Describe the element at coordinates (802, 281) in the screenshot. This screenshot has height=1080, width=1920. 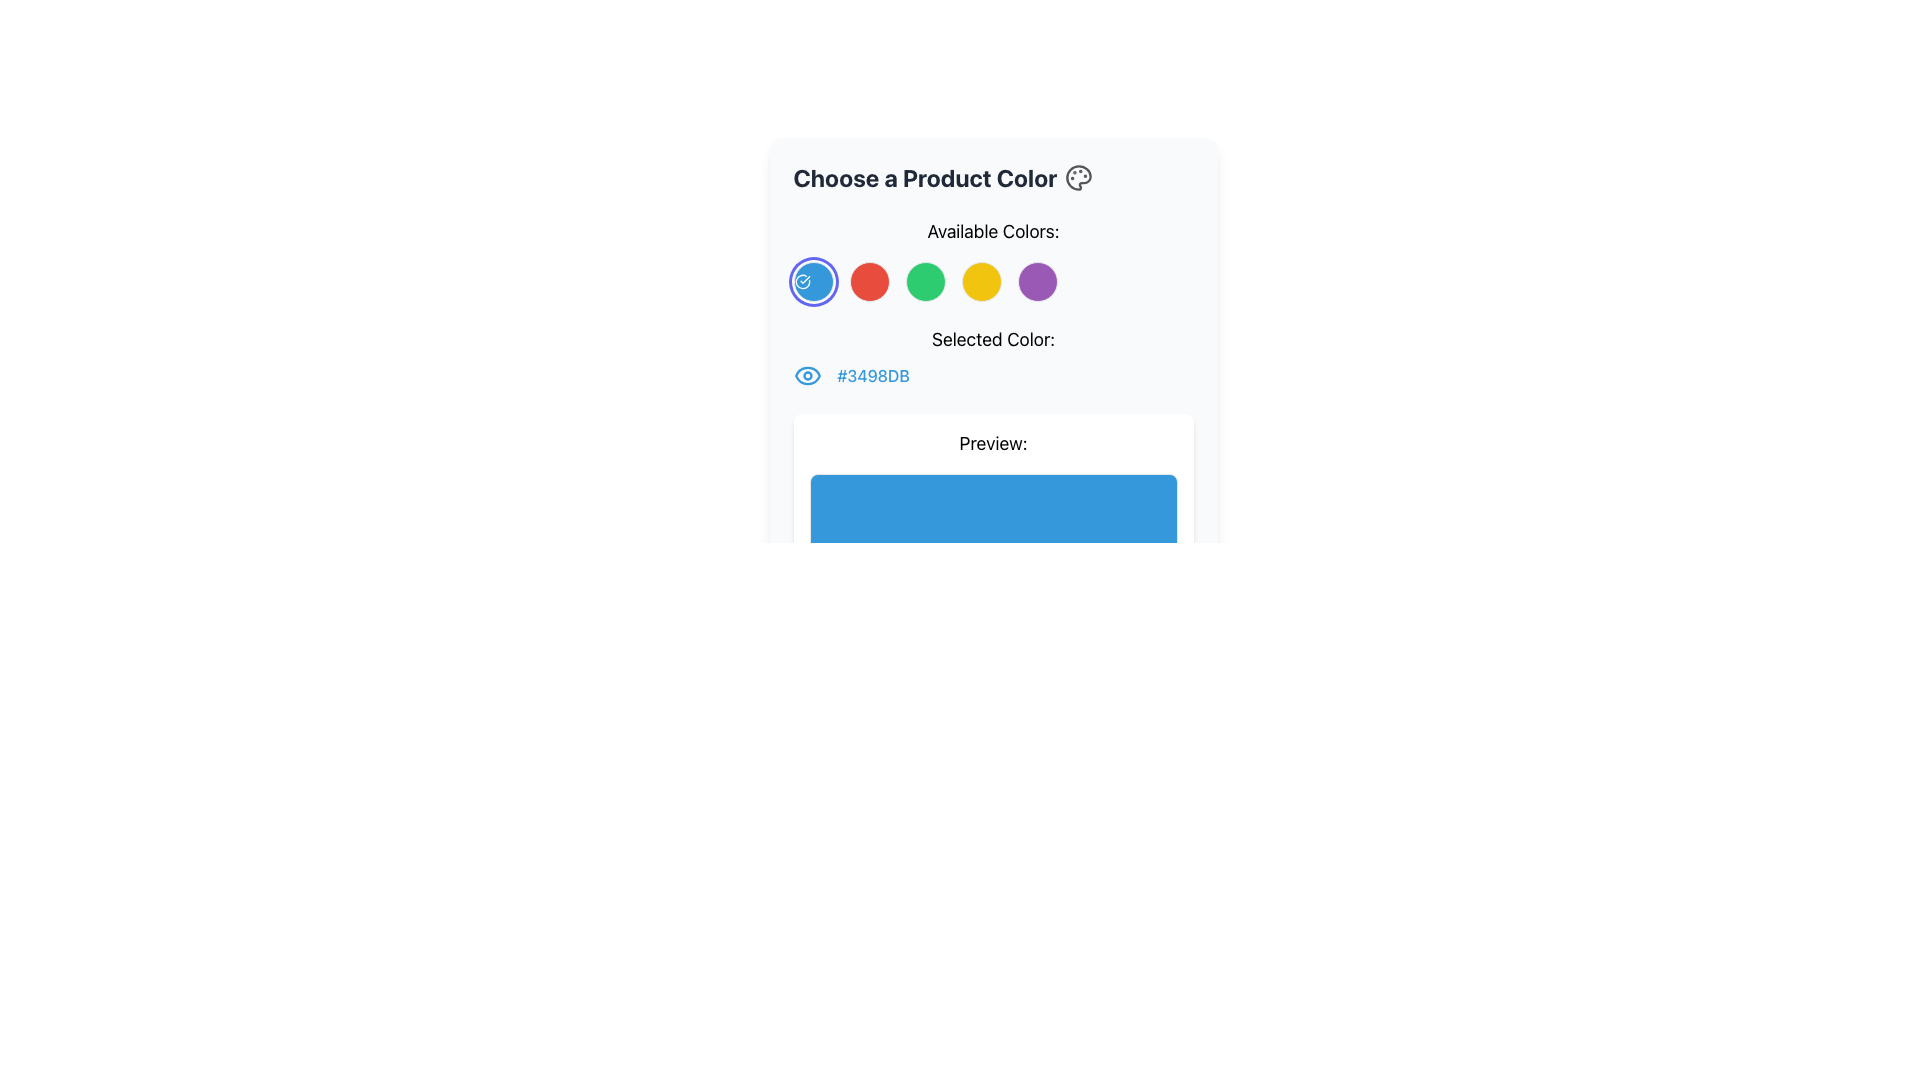
I see `the blue color icon, which is the first item in the row of colorful circular elements under the 'Available Colors:' heading` at that location.